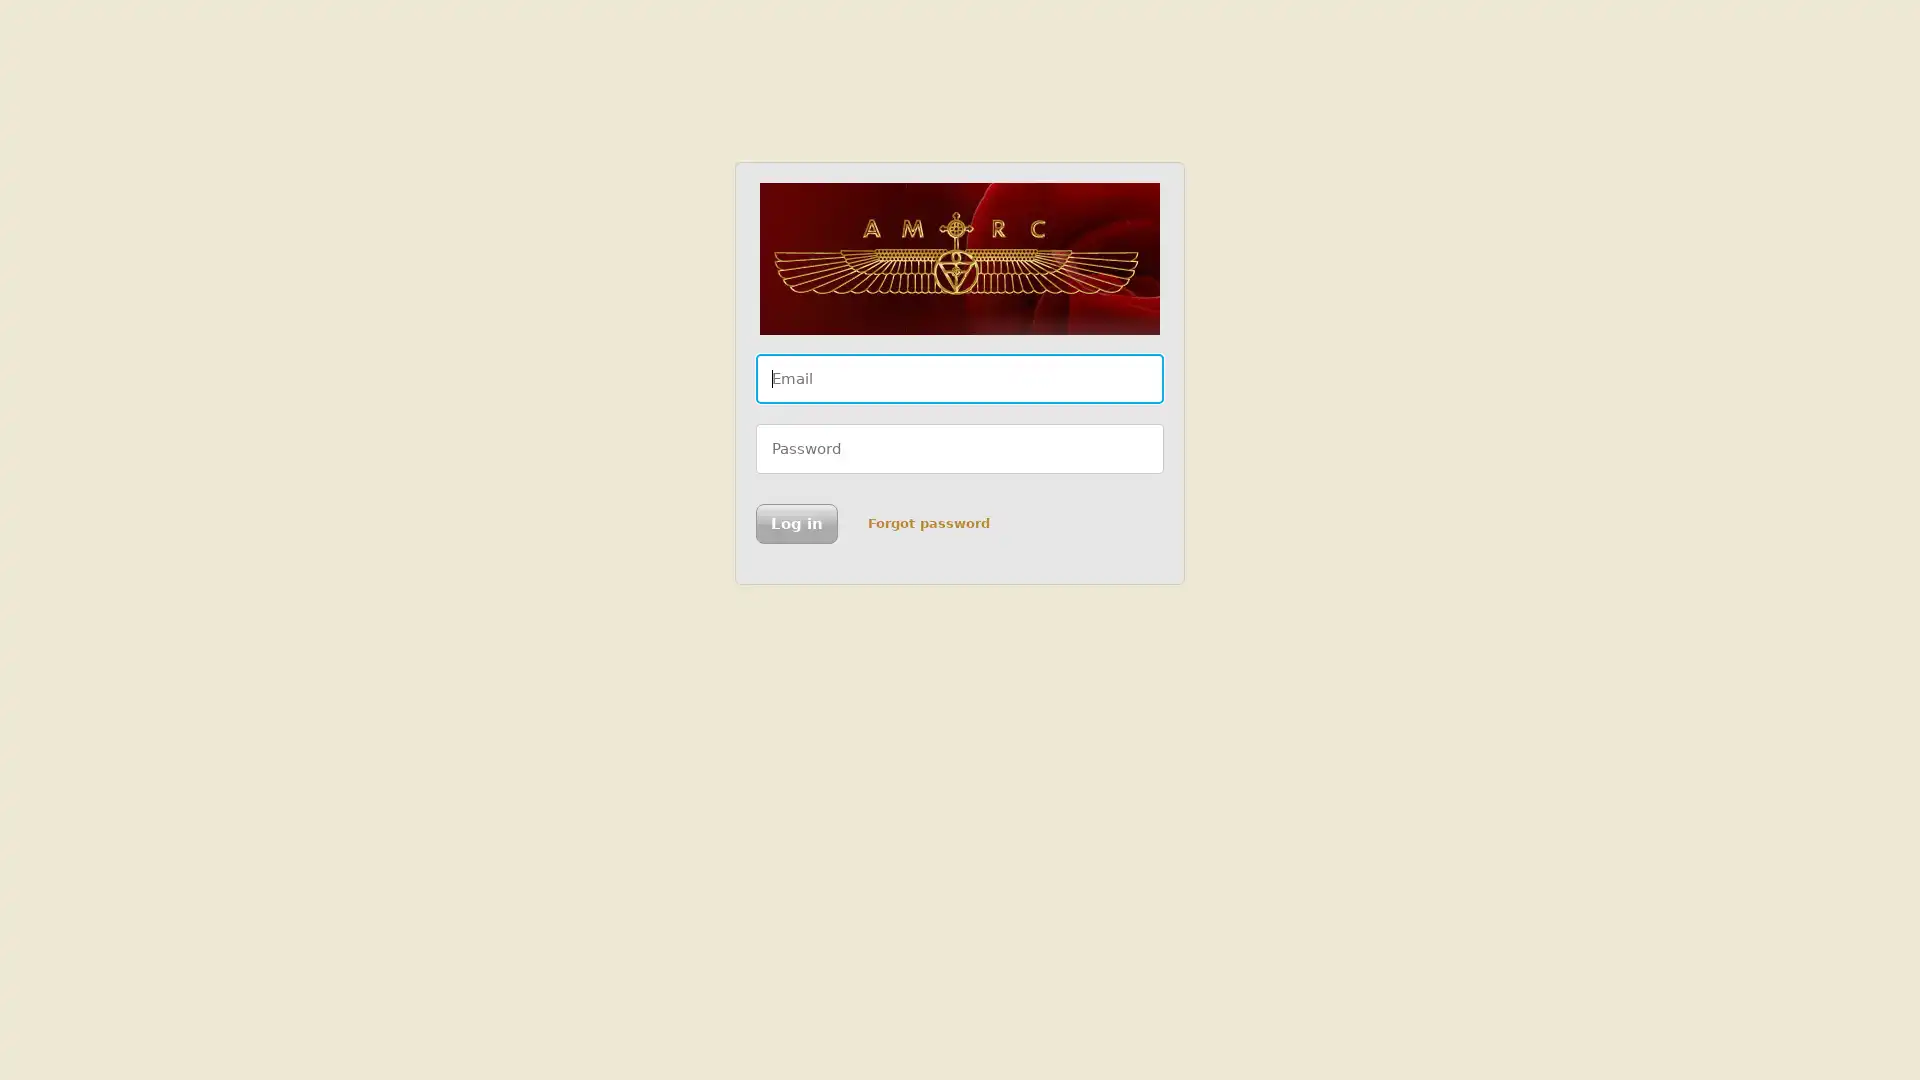 The image size is (1920, 1080). What do you see at coordinates (795, 523) in the screenshot?
I see `Log in` at bounding box center [795, 523].